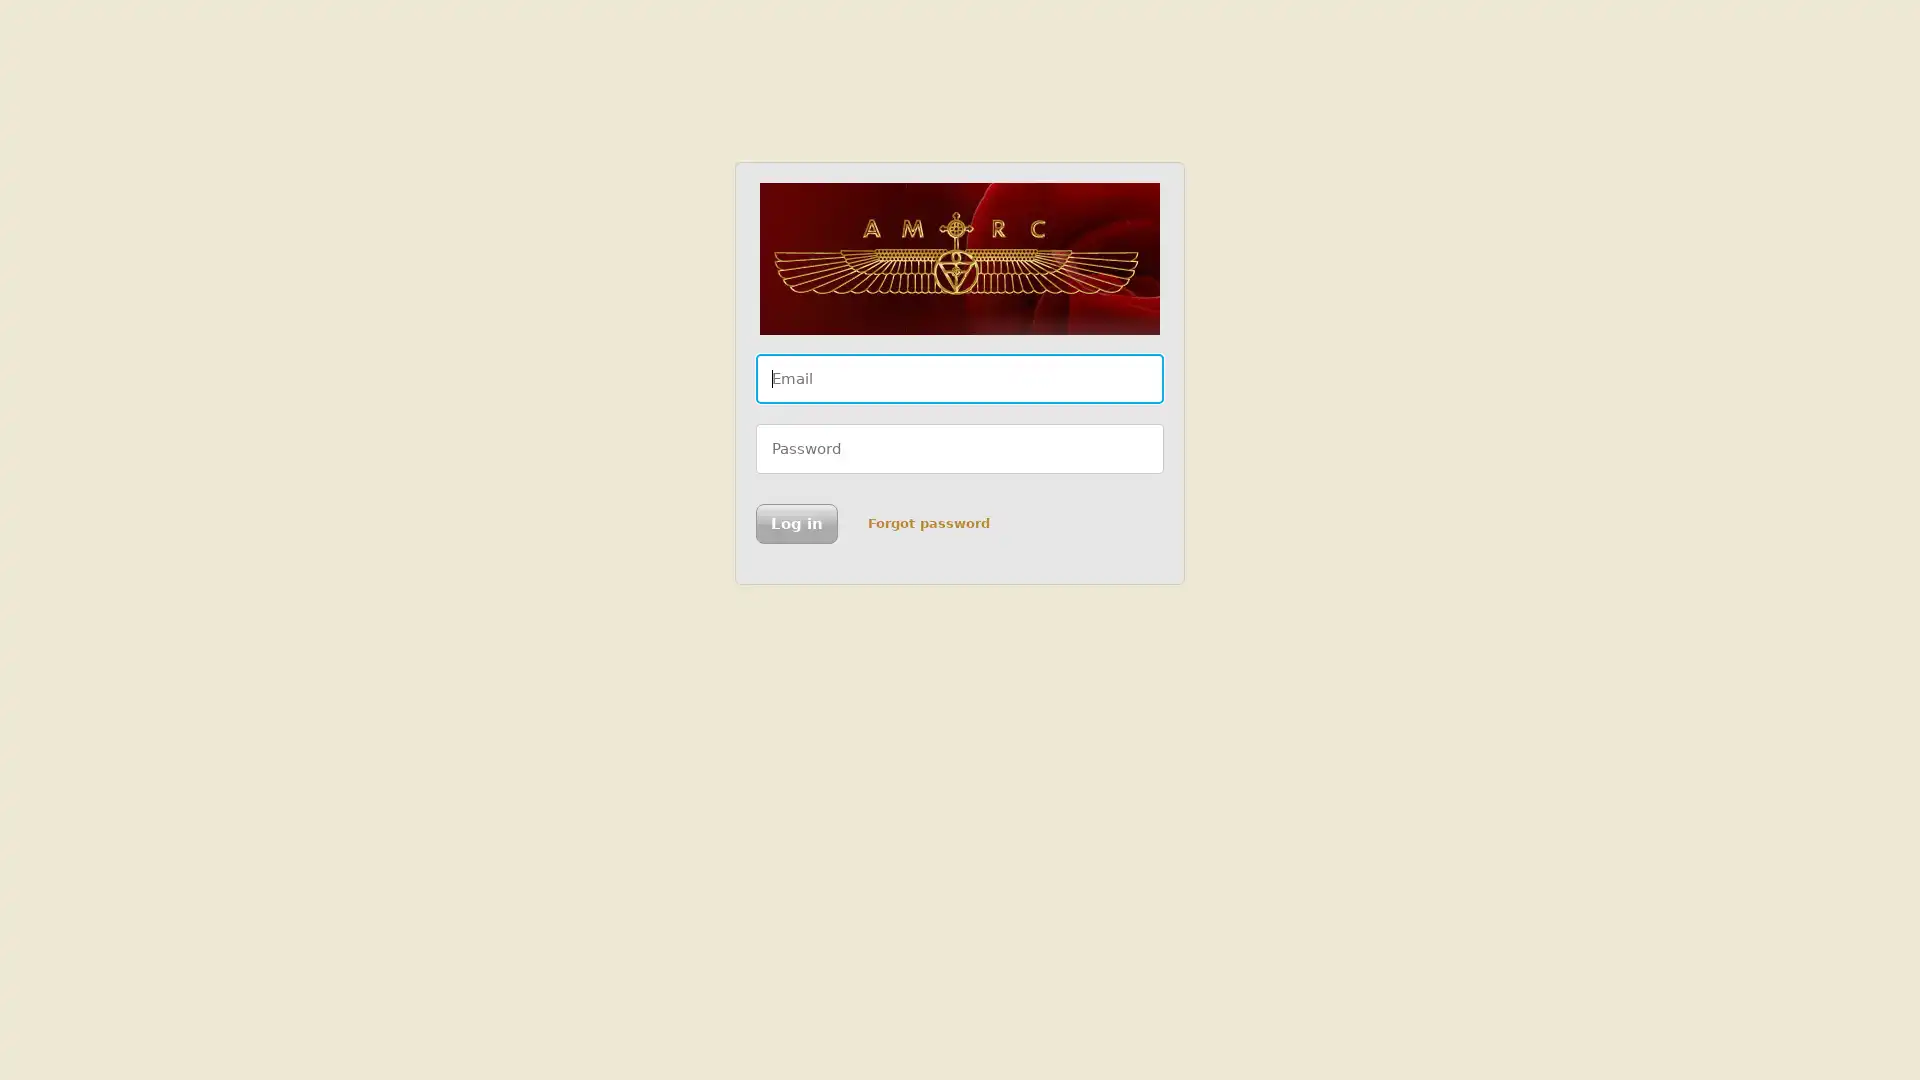 The image size is (1920, 1080). What do you see at coordinates (795, 523) in the screenshot?
I see `Log in` at bounding box center [795, 523].